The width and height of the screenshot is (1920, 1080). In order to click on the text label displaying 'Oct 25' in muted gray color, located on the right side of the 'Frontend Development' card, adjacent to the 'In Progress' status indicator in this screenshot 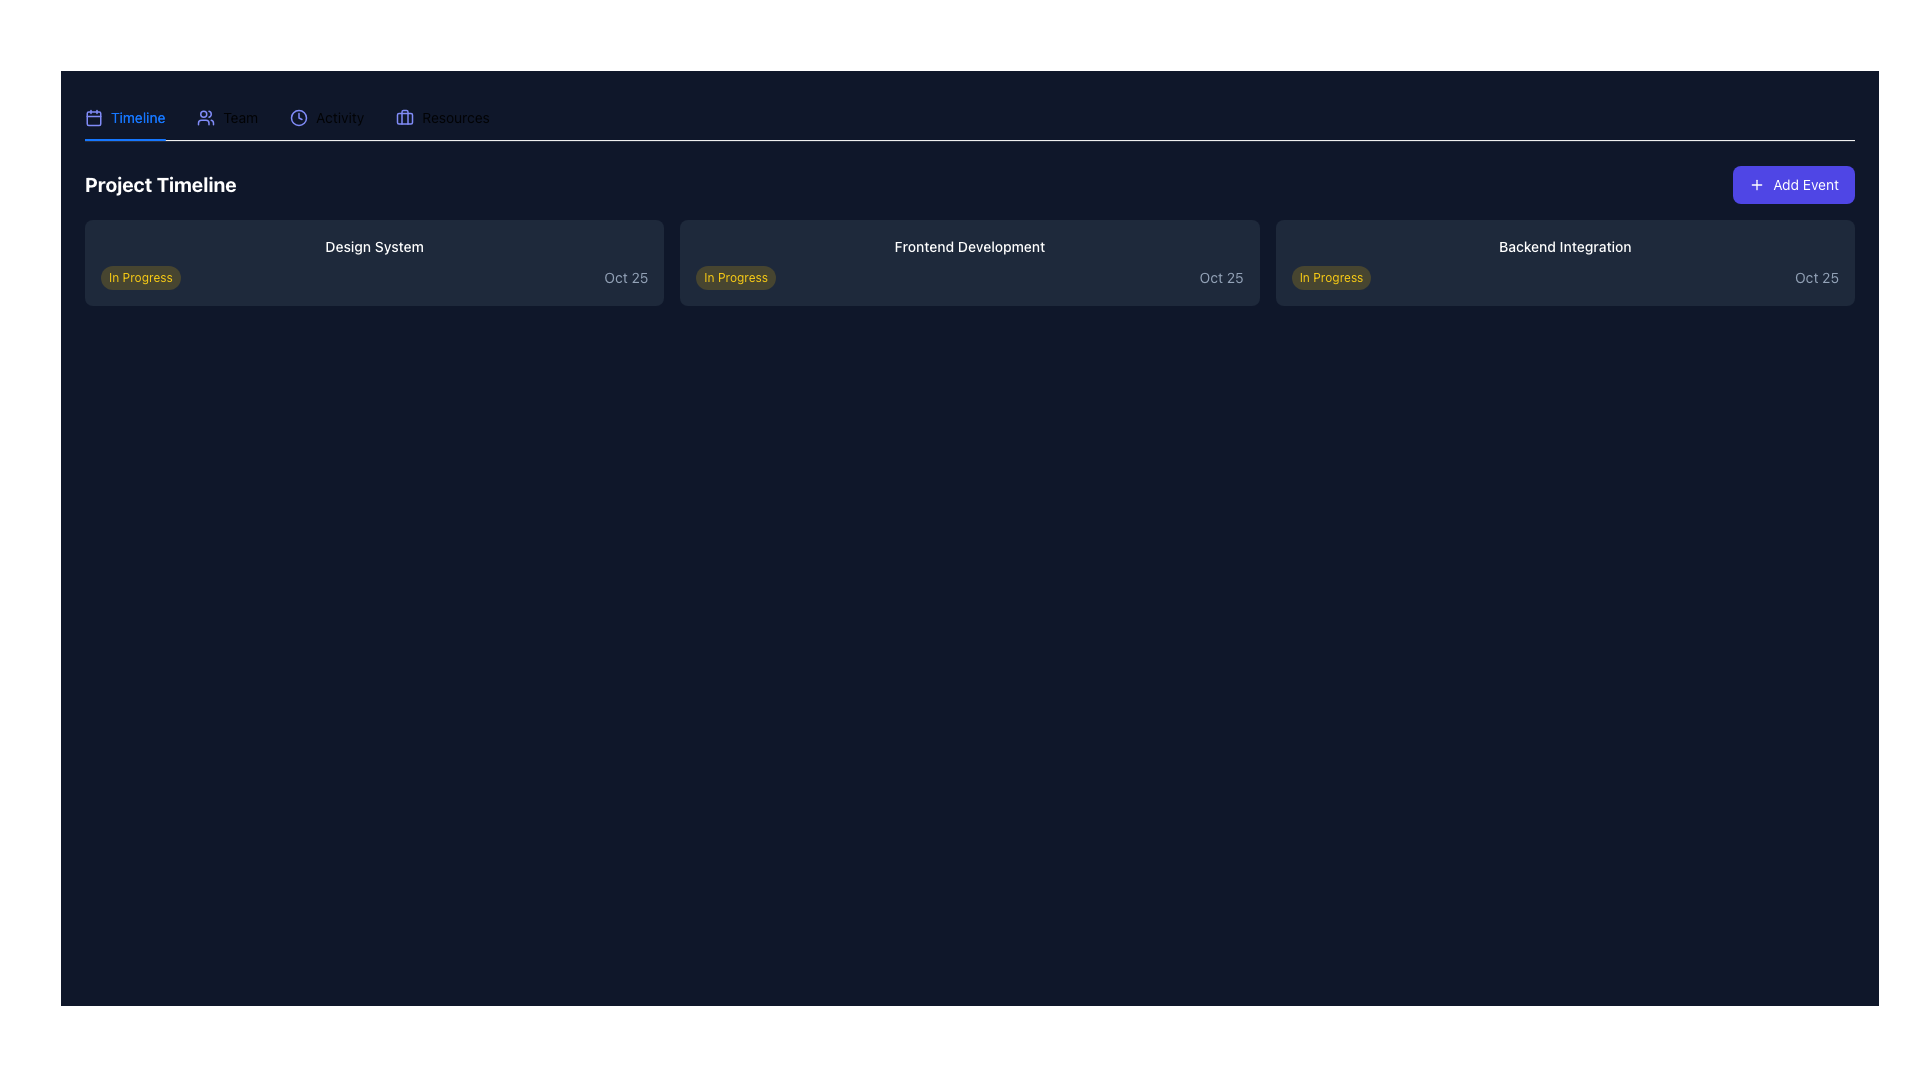, I will do `click(1220, 277)`.